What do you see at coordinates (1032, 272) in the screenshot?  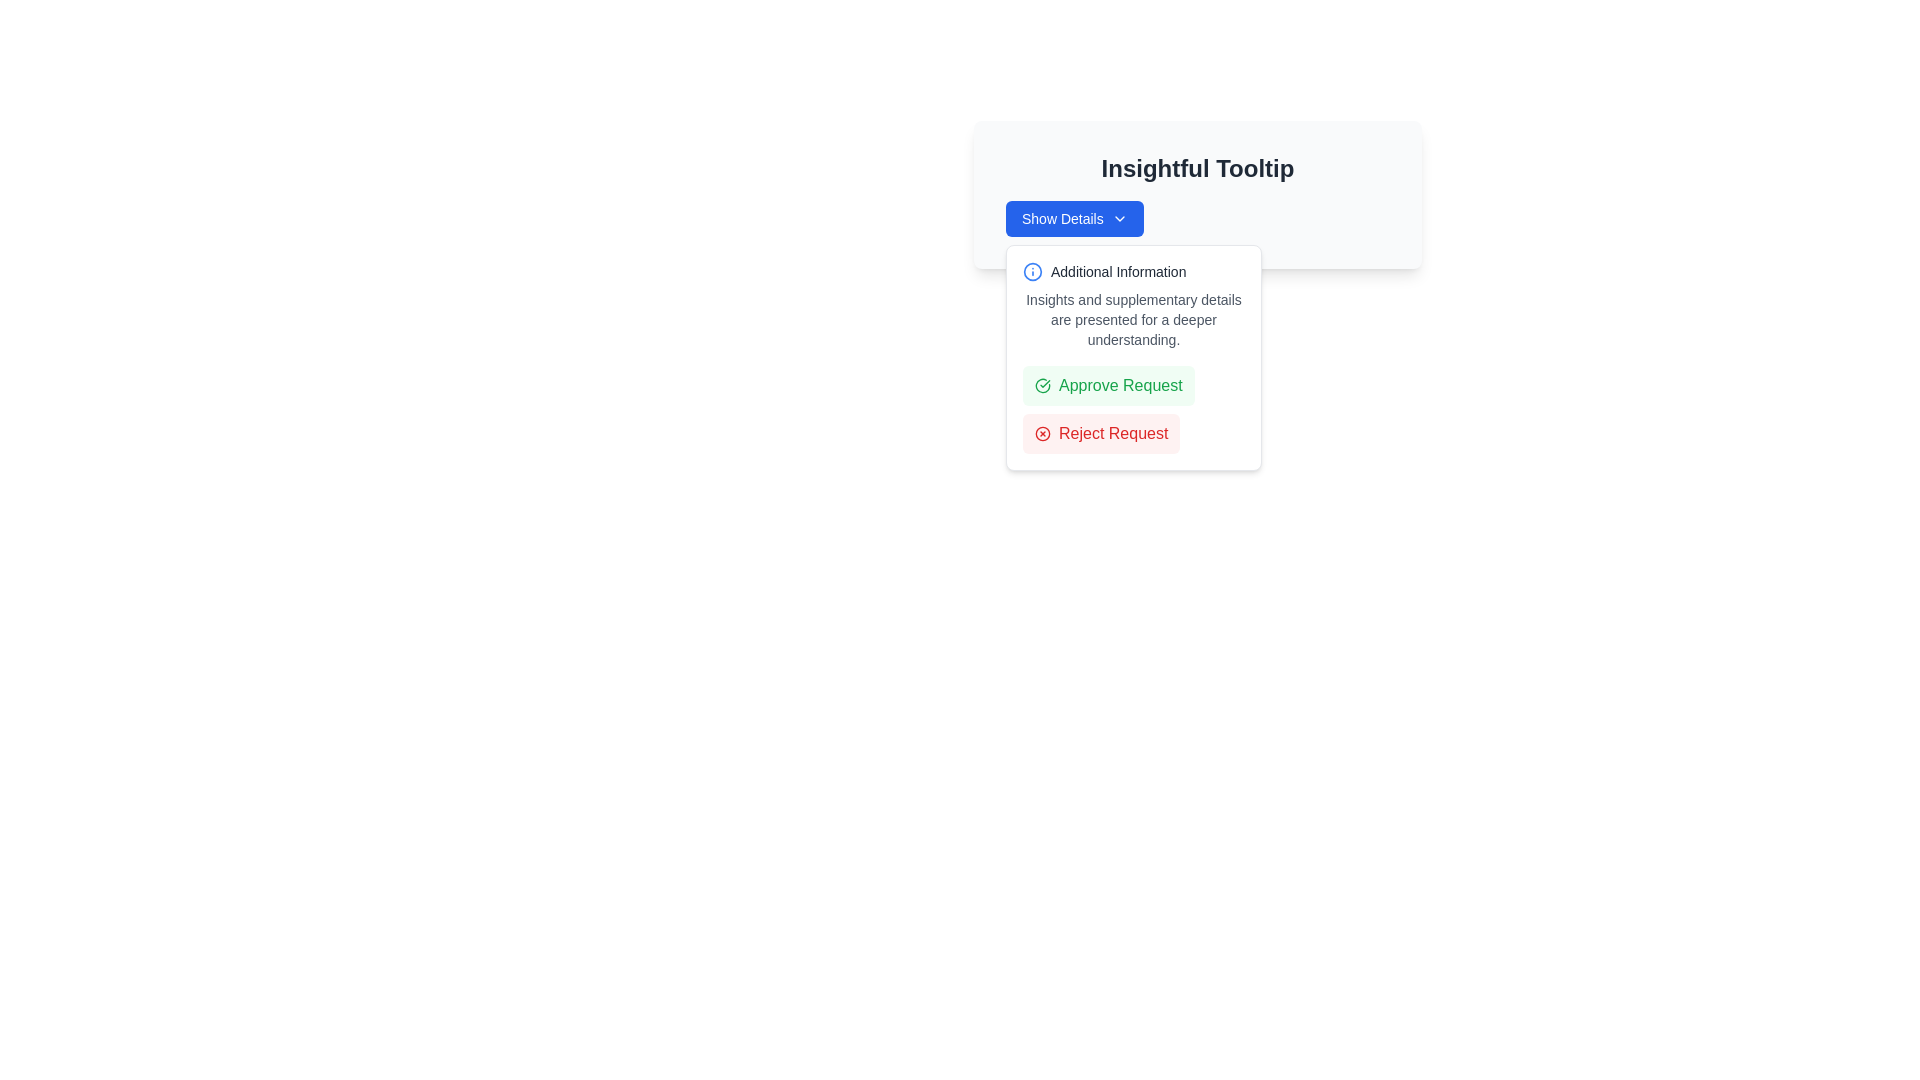 I see `the information icon with a circular blue outline and 'i' symbol located at the top left corner of the 'Additional Information' content box` at bounding box center [1032, 272].